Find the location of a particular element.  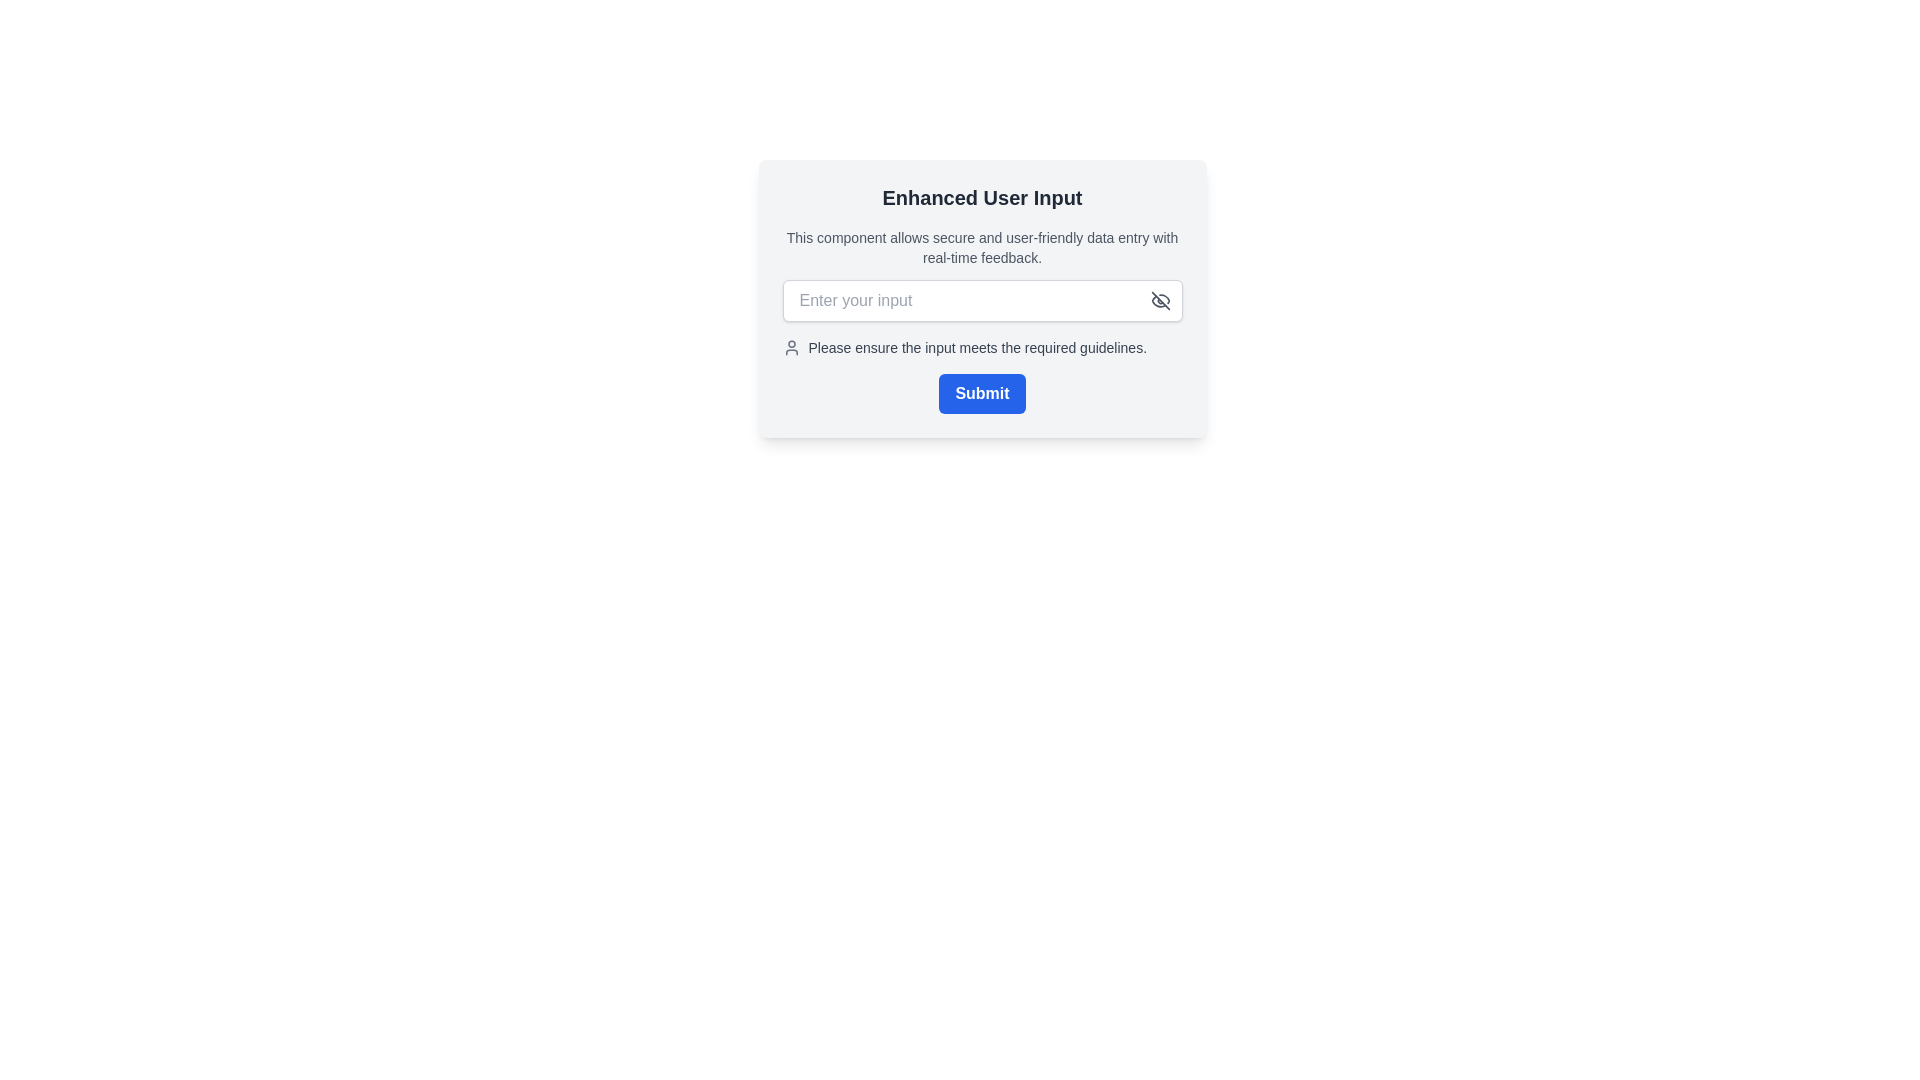

the user profile icon located to the left of the warning text 'Please ensure the input meets the required guidelines.' is located at coordinates (790, 346).